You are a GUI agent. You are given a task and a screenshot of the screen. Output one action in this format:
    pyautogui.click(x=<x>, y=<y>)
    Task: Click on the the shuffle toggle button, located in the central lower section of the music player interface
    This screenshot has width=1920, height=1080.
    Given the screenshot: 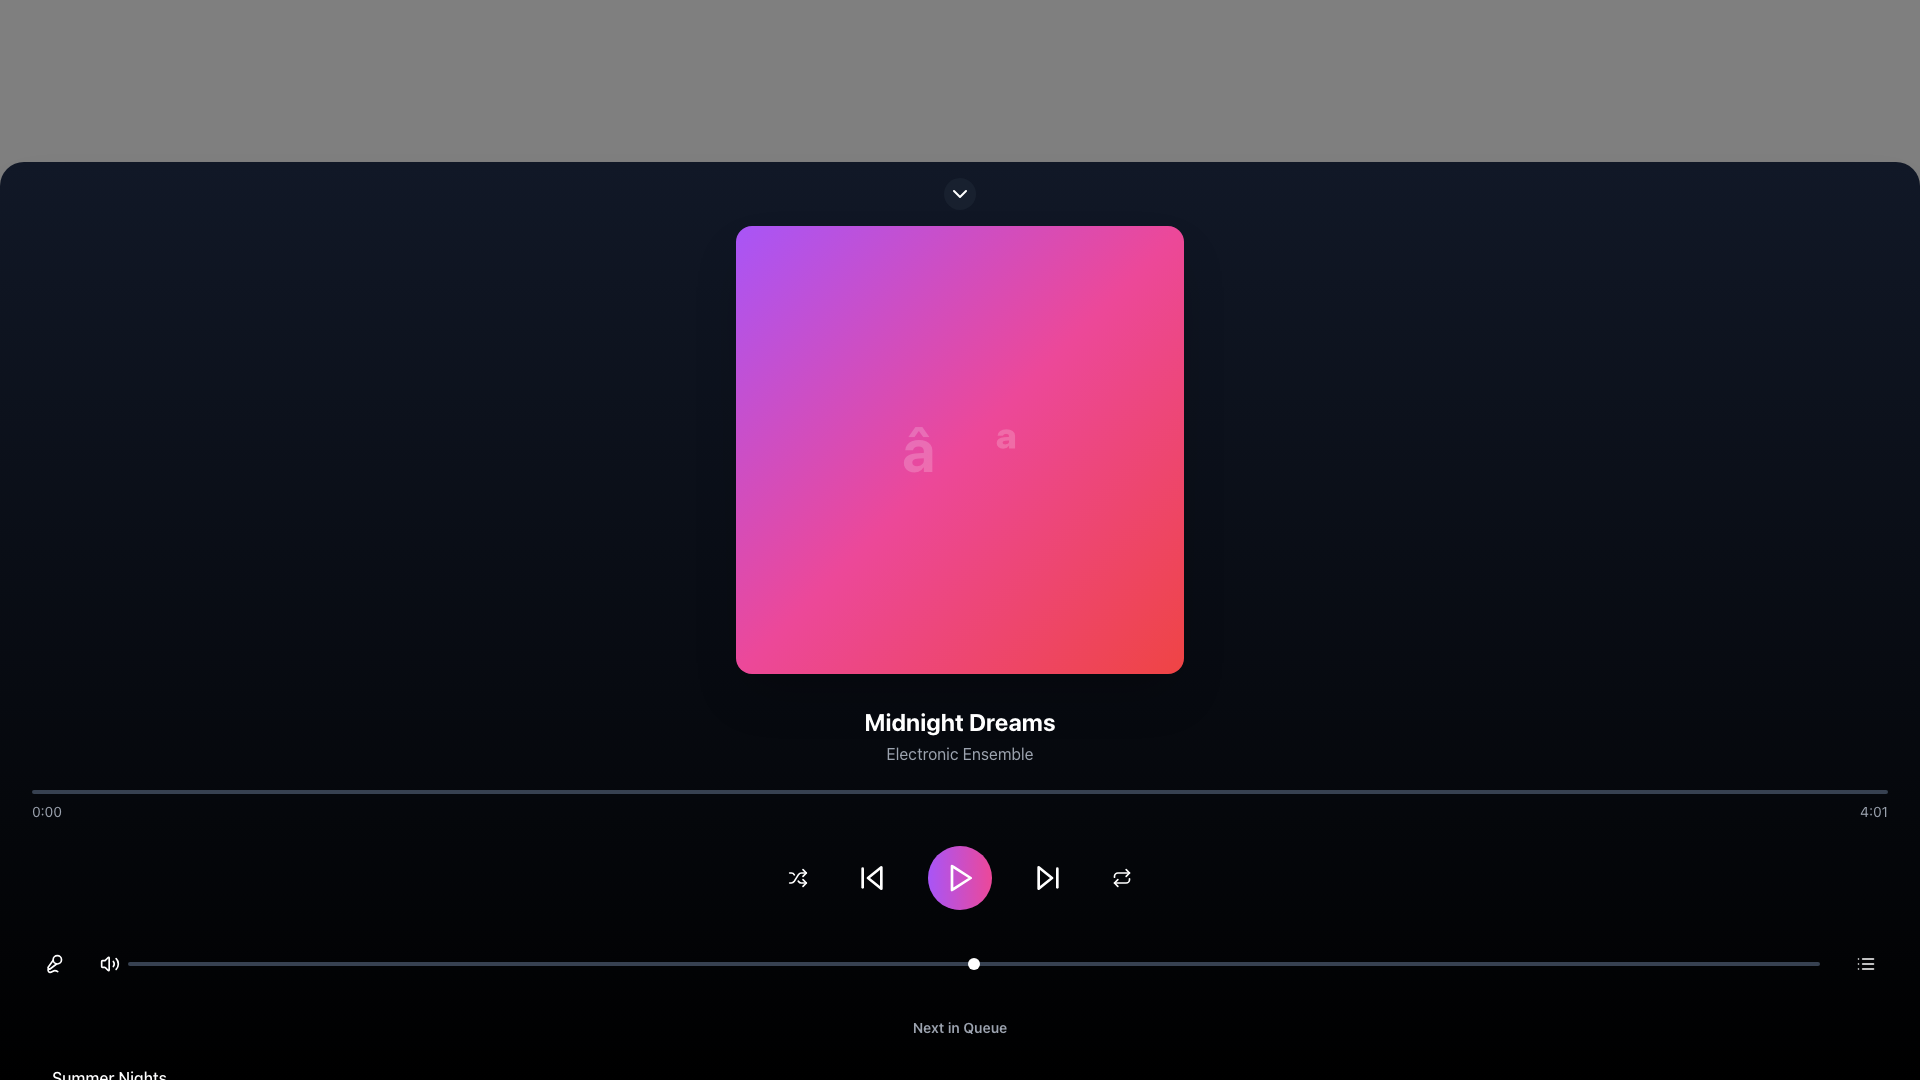 What is the action you would take?
    pyautogui.click(x=796, y=877)
    